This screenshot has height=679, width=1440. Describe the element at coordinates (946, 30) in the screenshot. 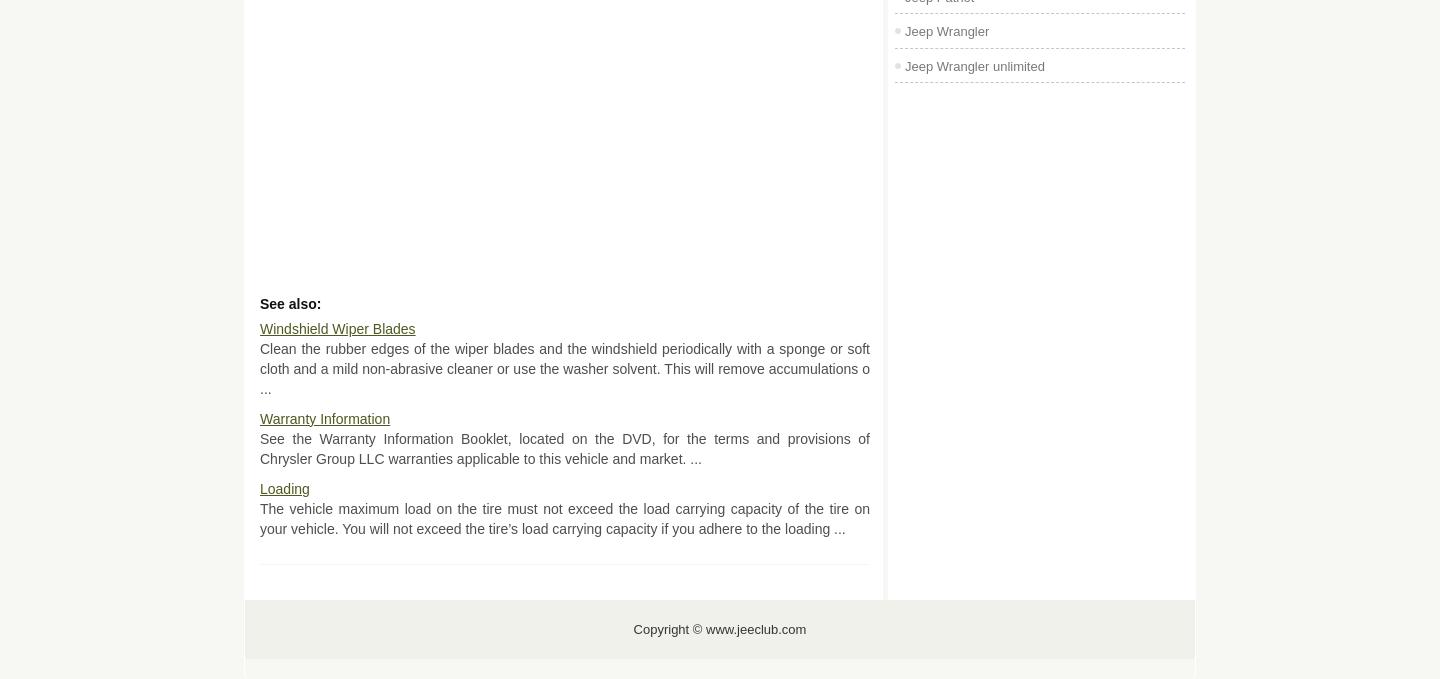

I see `'Jeep Wrangler'` at that location.